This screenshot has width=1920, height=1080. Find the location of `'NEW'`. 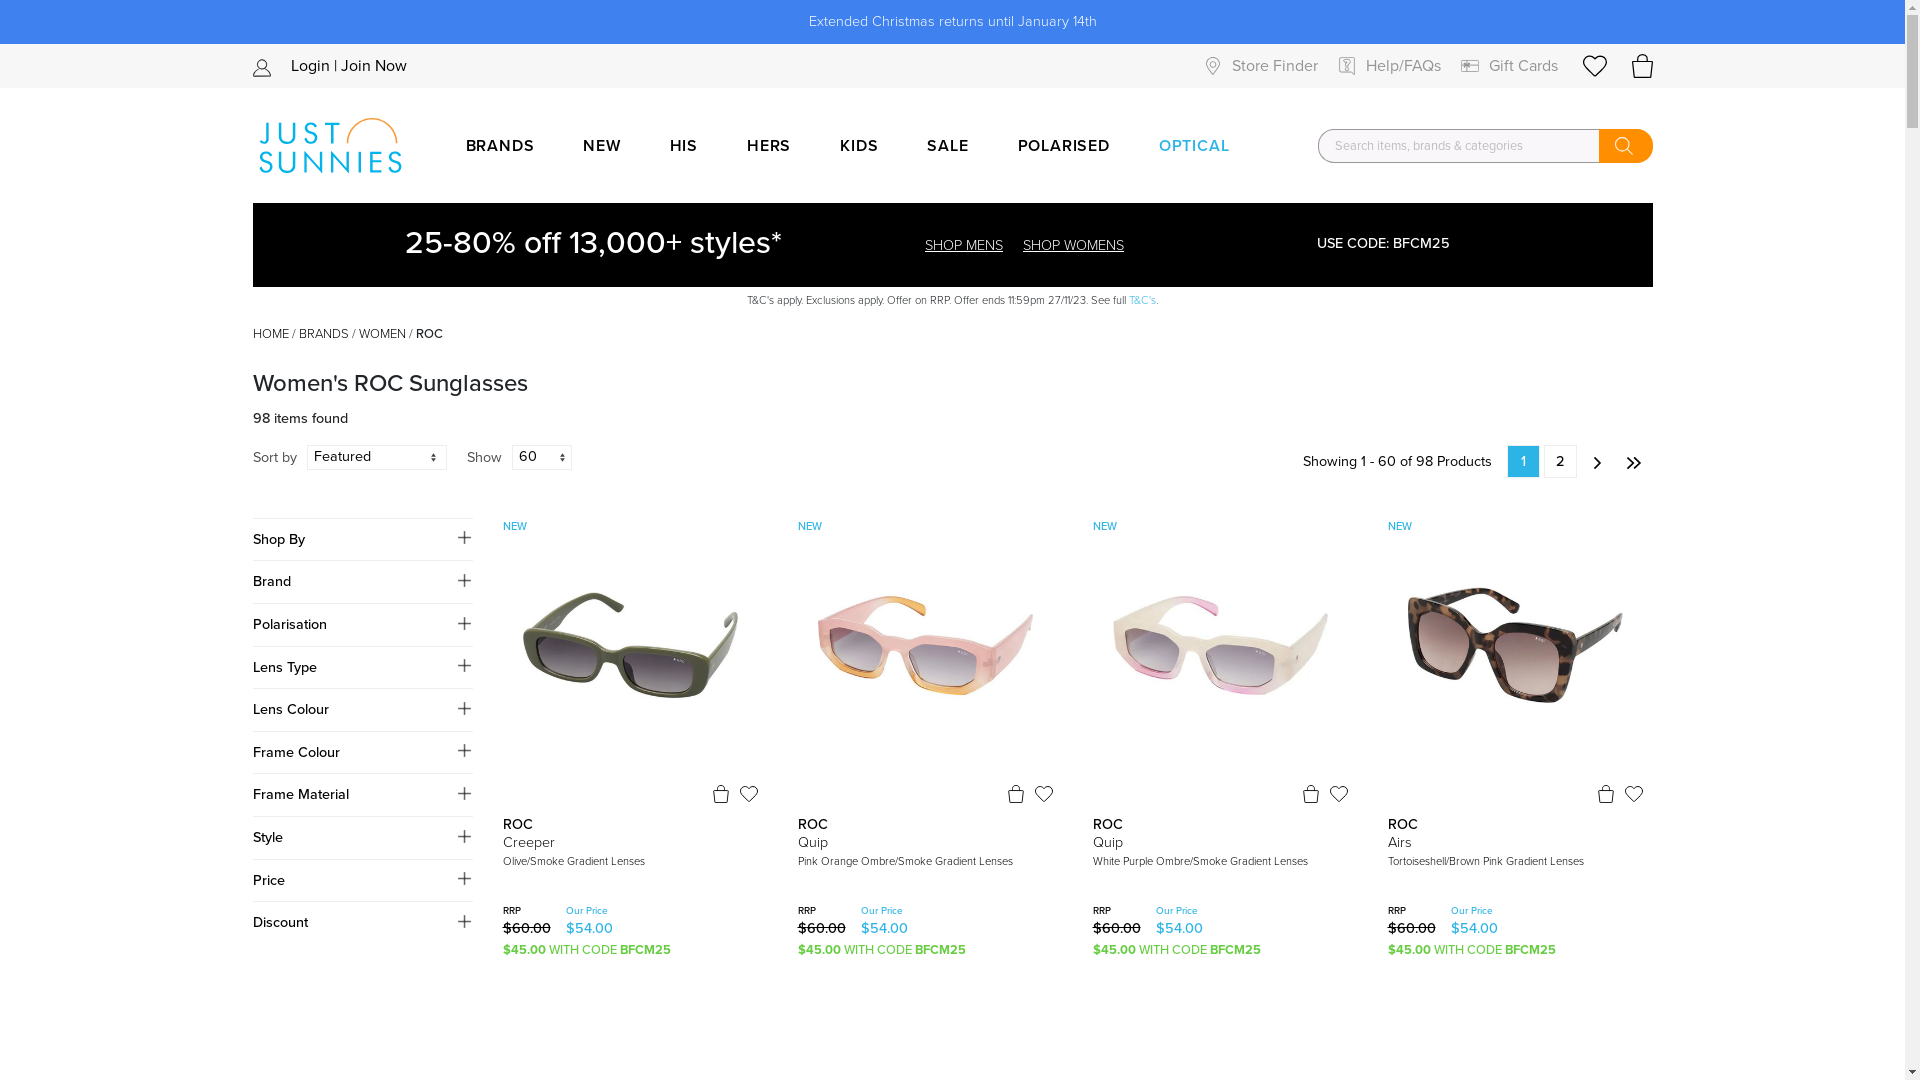

'NEW' is located at coordinates (600, 144).